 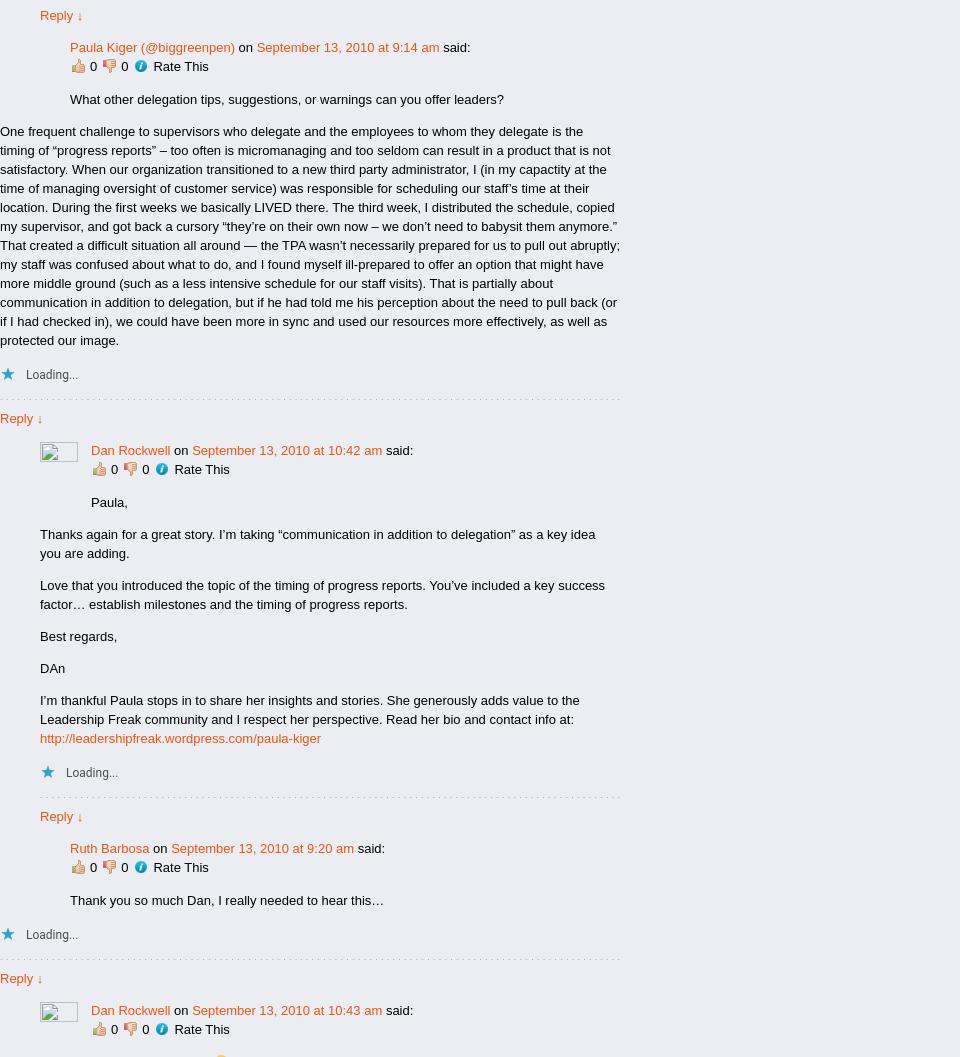 I want to click on 'September 13, 2010 at 9:14 am', so click(x=347, y=47).